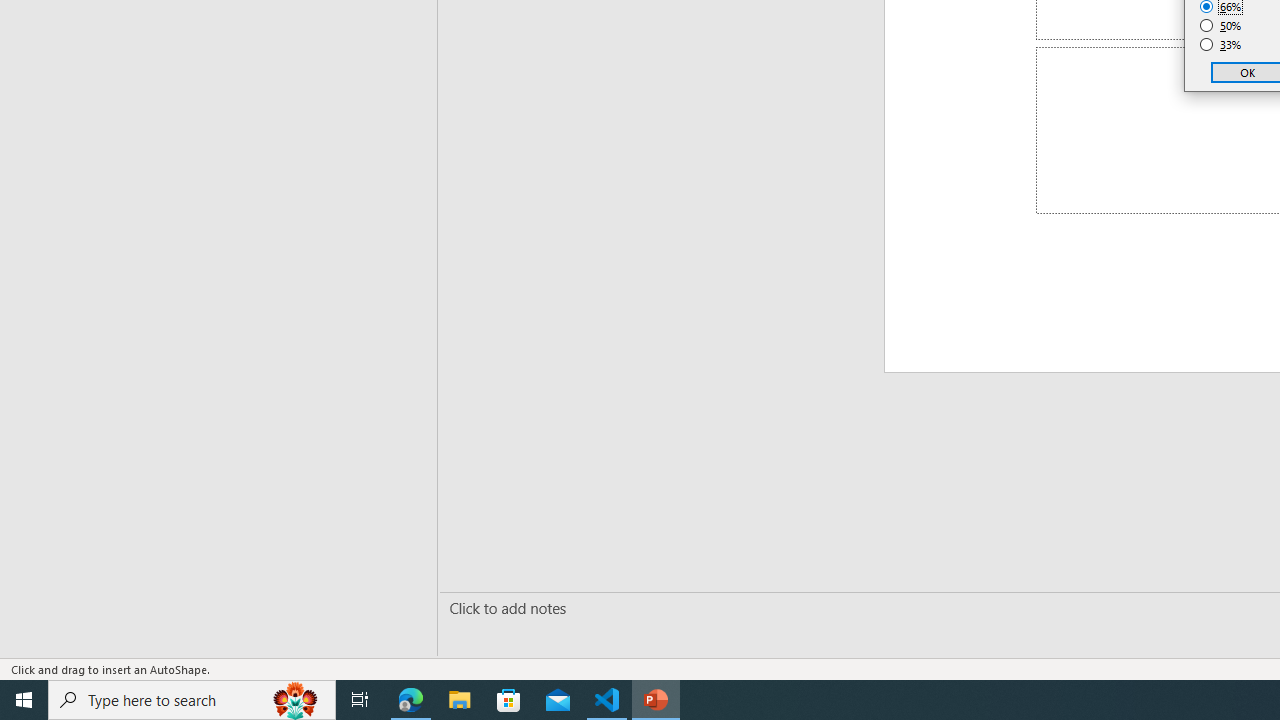 Image resolution: width=1280 pixels, height=720 pixels. What do you see at coordinates (1220, 25) in the screenshot?
I see `'50%'` at bounding box center [1220, 25].